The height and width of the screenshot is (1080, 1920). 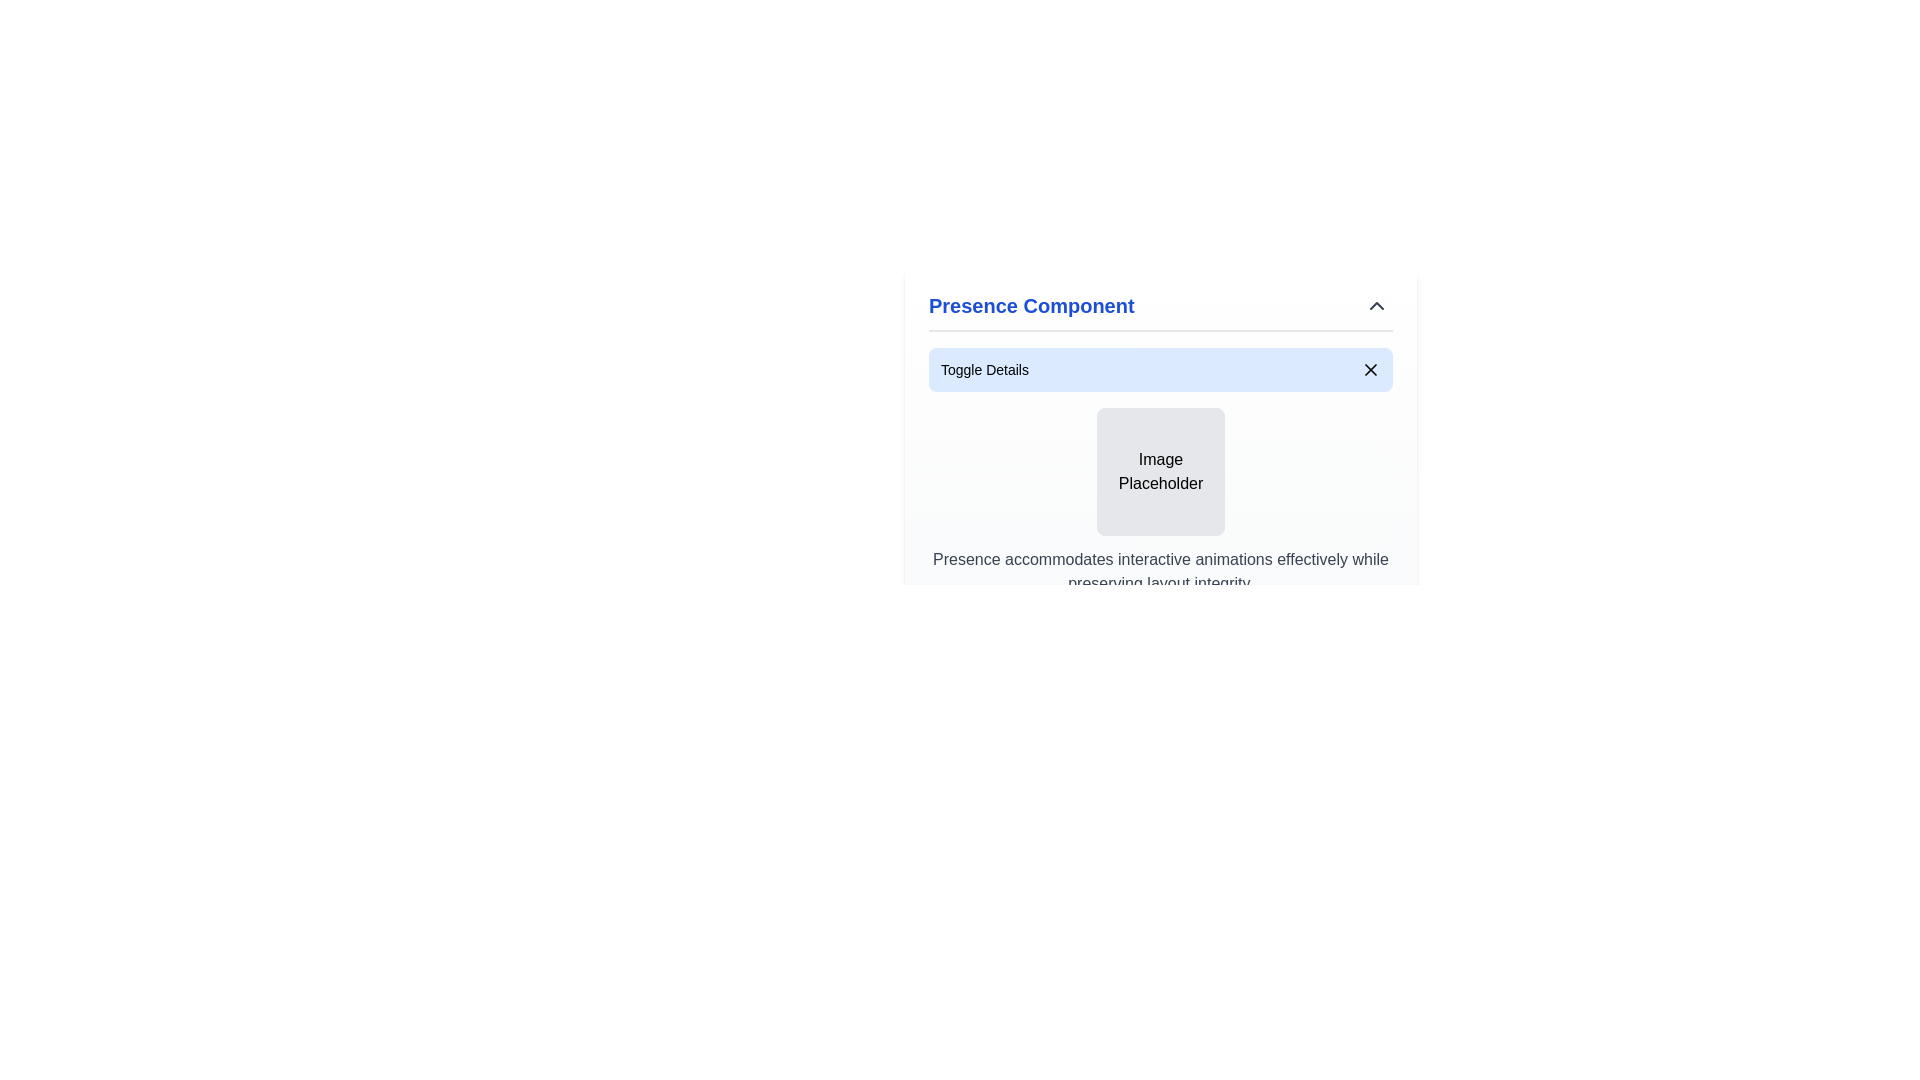 What do you see at coordinates (1376, 305) in the screenshot?
I see `the icon button located to the right of the 'Presence Component' title` at bounding box center [1376, 305].